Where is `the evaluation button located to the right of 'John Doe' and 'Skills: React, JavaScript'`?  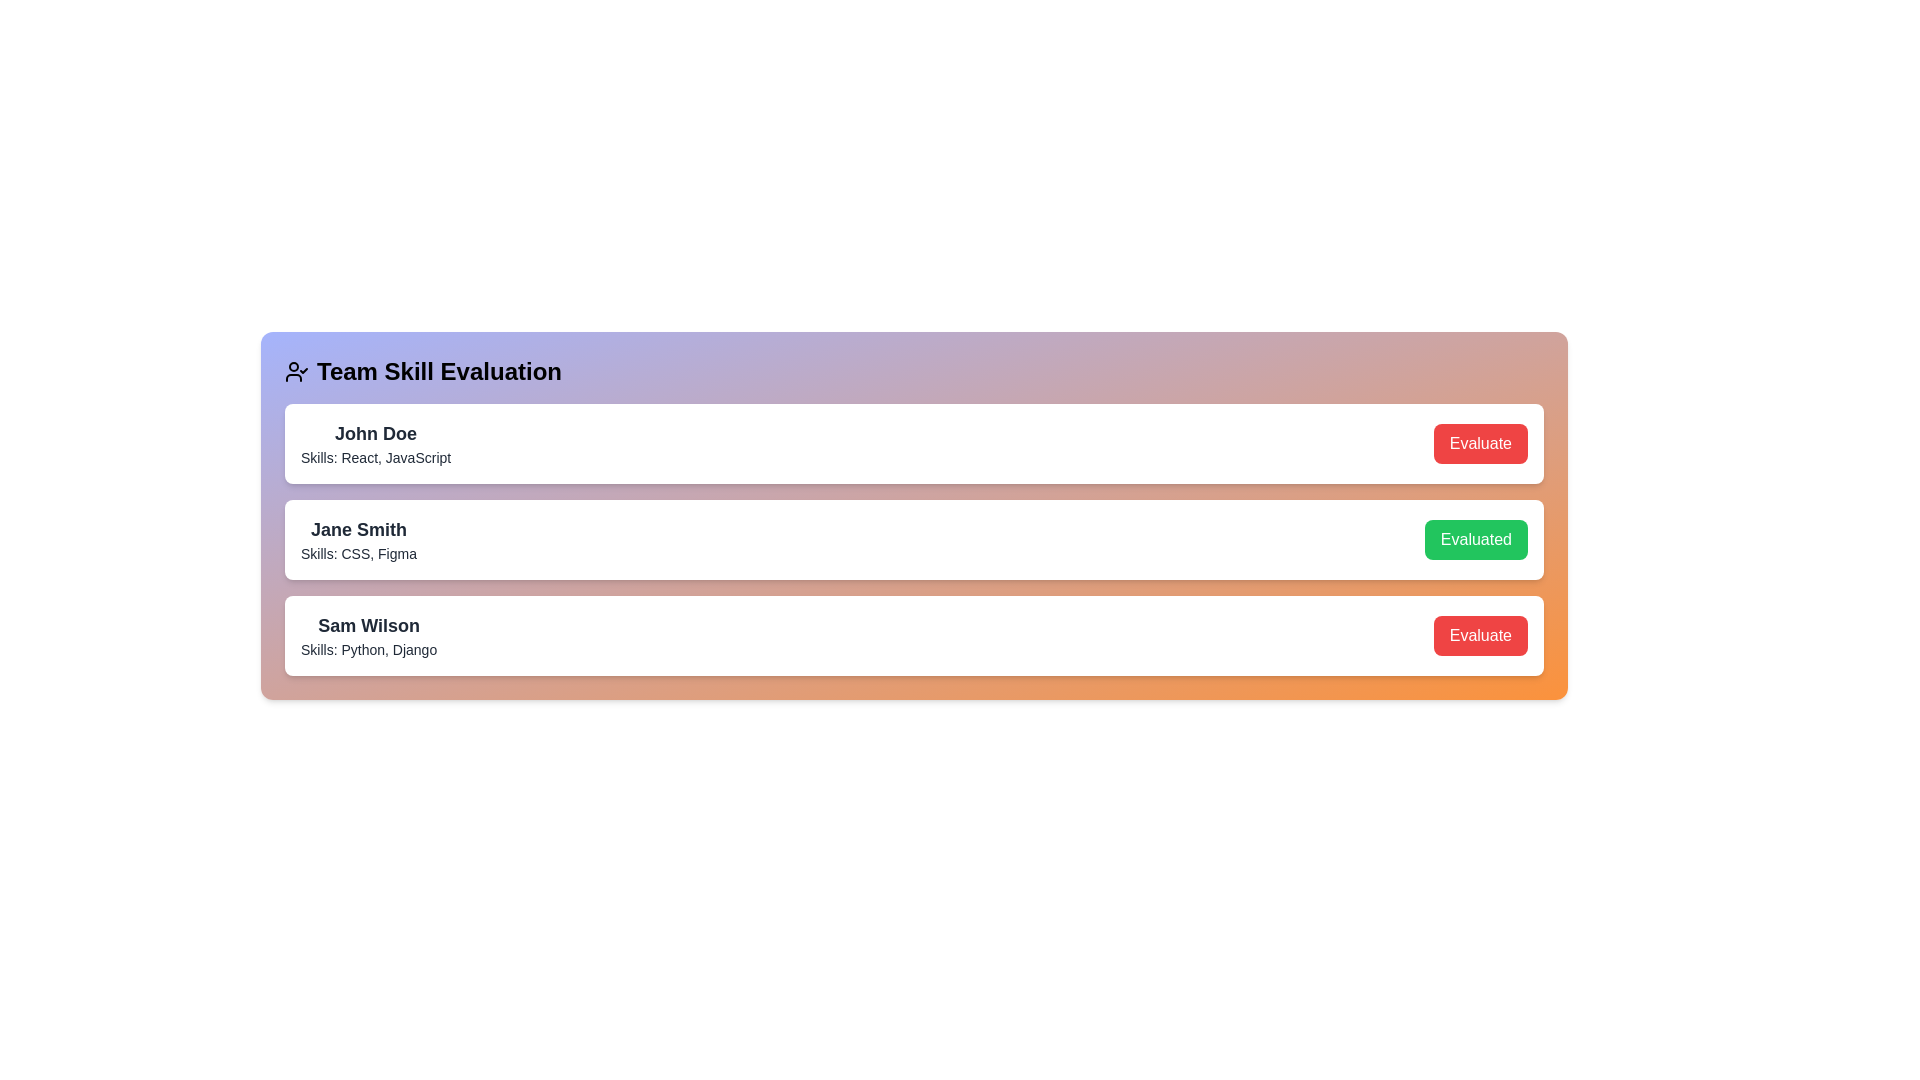
the evaluation button located to the right of 'John Doe' and 'Skills: React, JavaScript' is located at coordinates (1480, 442).